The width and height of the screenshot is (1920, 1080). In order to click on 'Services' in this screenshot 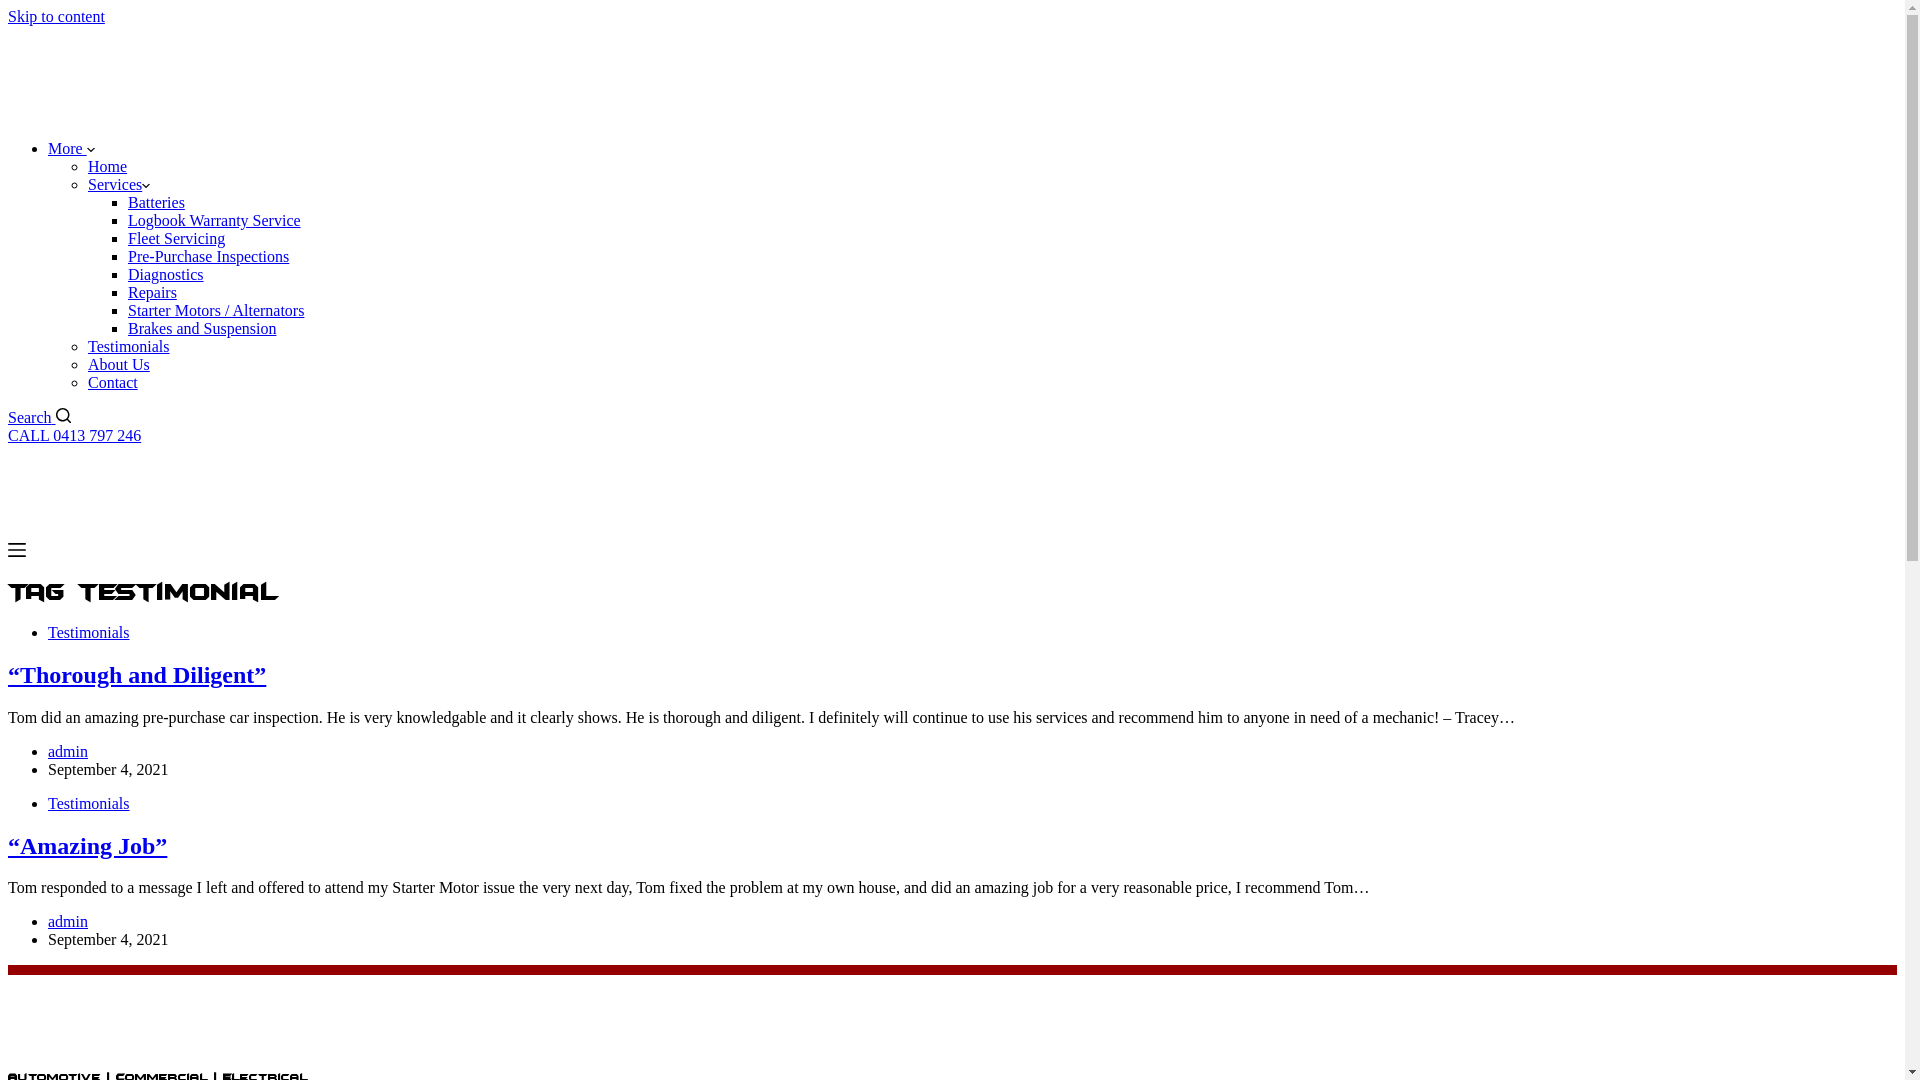, I will do `click(118, 184)`.